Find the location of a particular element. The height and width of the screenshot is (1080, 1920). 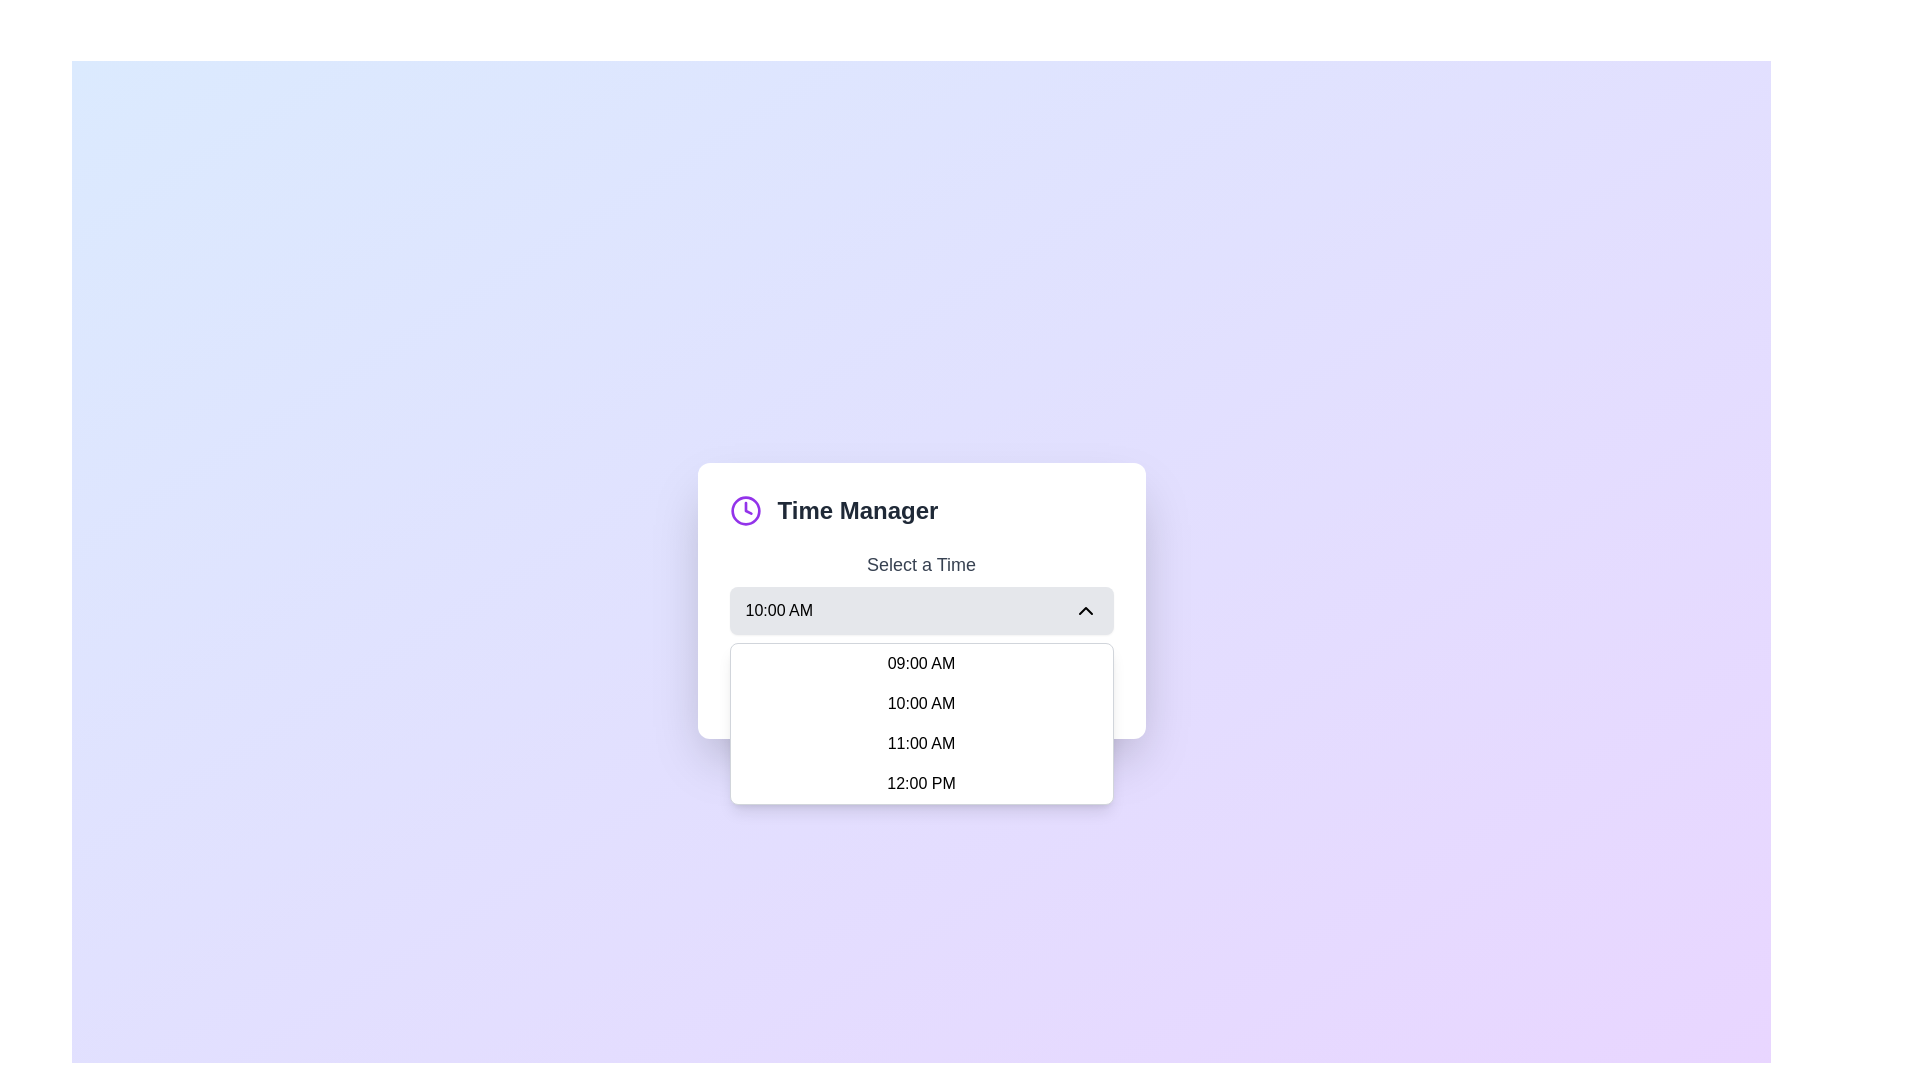

the specific time option in the dropdown menu located below the '10:00 AM' dropdown selector, which is a rectangular menu with rounded corners and white background is located at coordinates (920, 724).